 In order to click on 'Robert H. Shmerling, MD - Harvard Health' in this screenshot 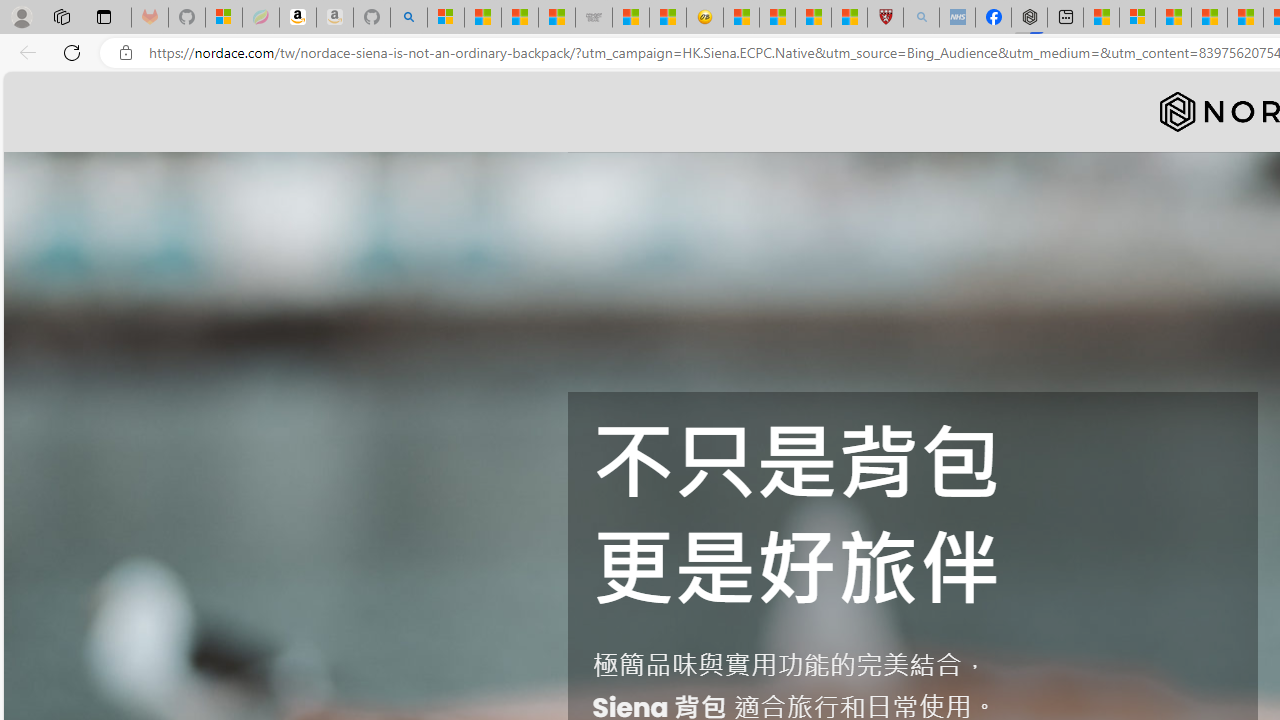, I will do `click(884, 17)`.